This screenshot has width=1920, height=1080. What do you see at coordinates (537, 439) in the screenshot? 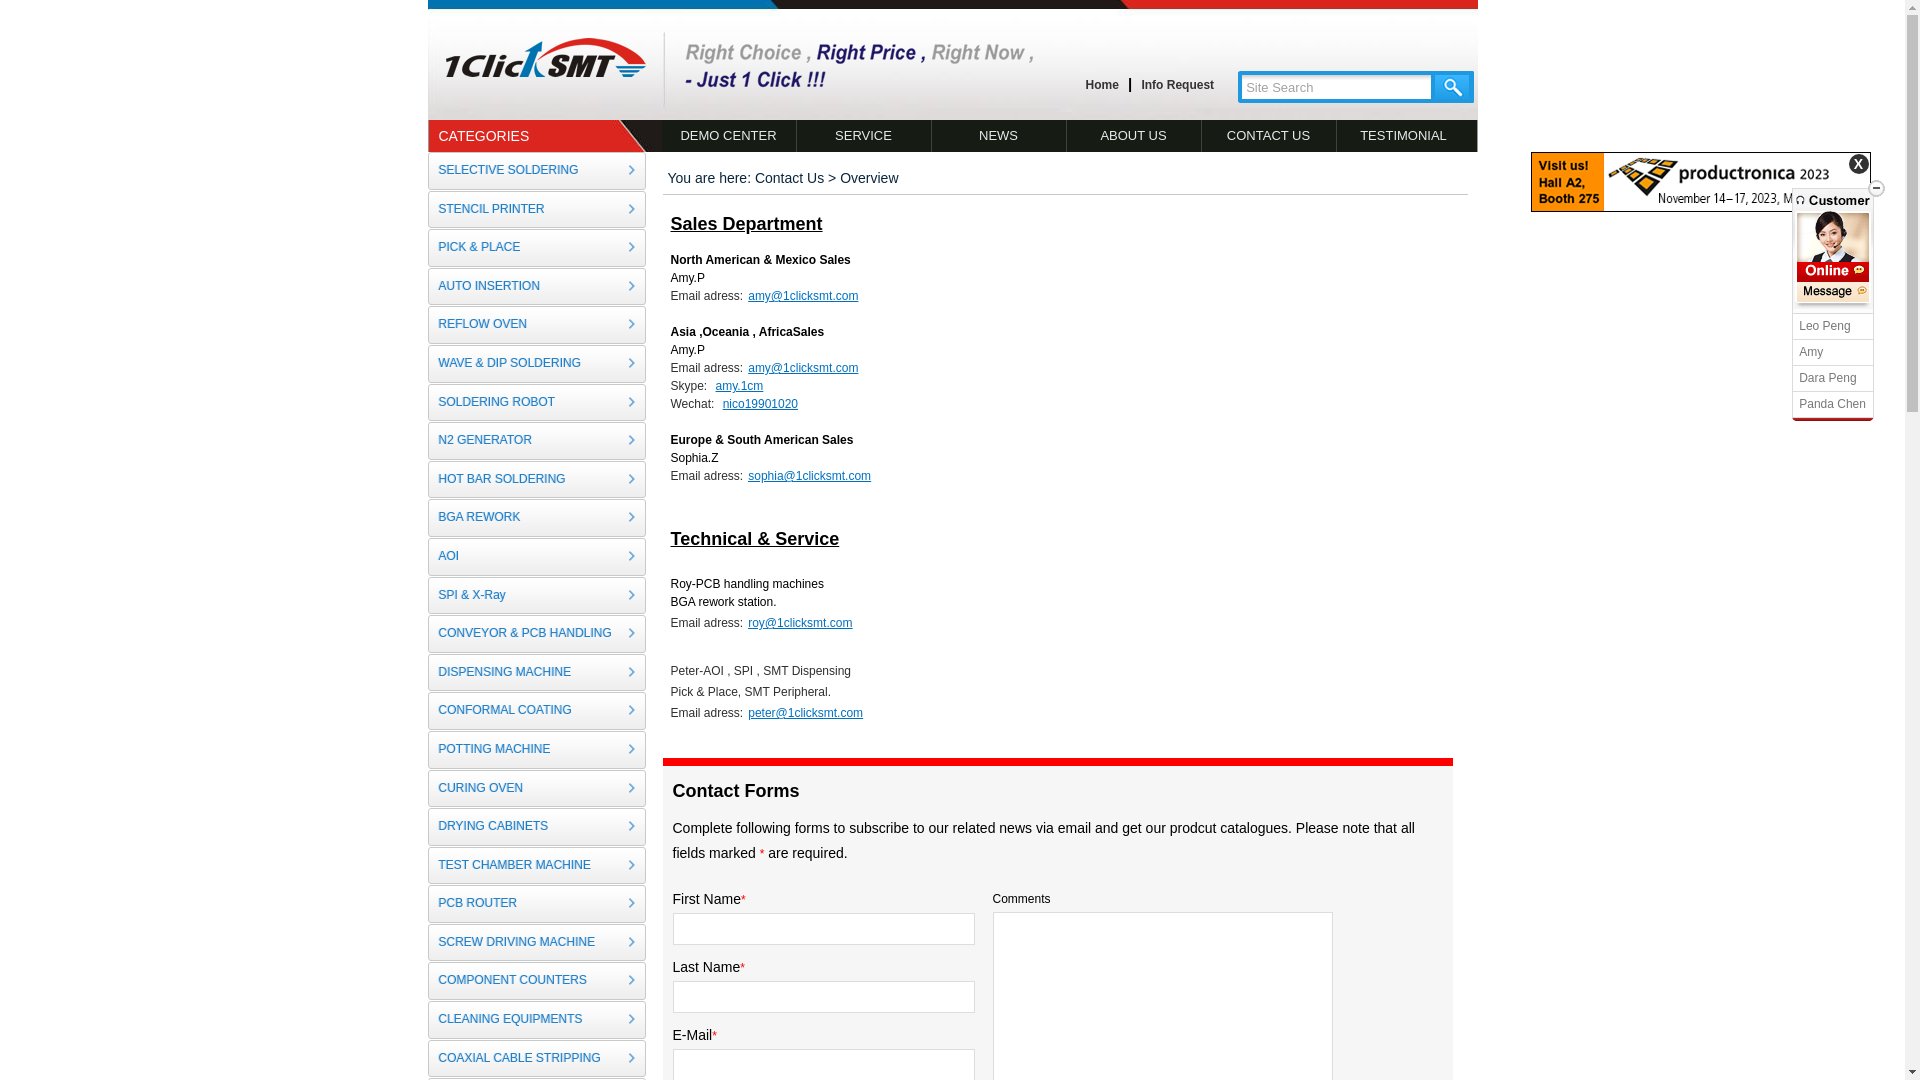
I see `'N2 GENERATOR'` at bounding box center [537, 439].